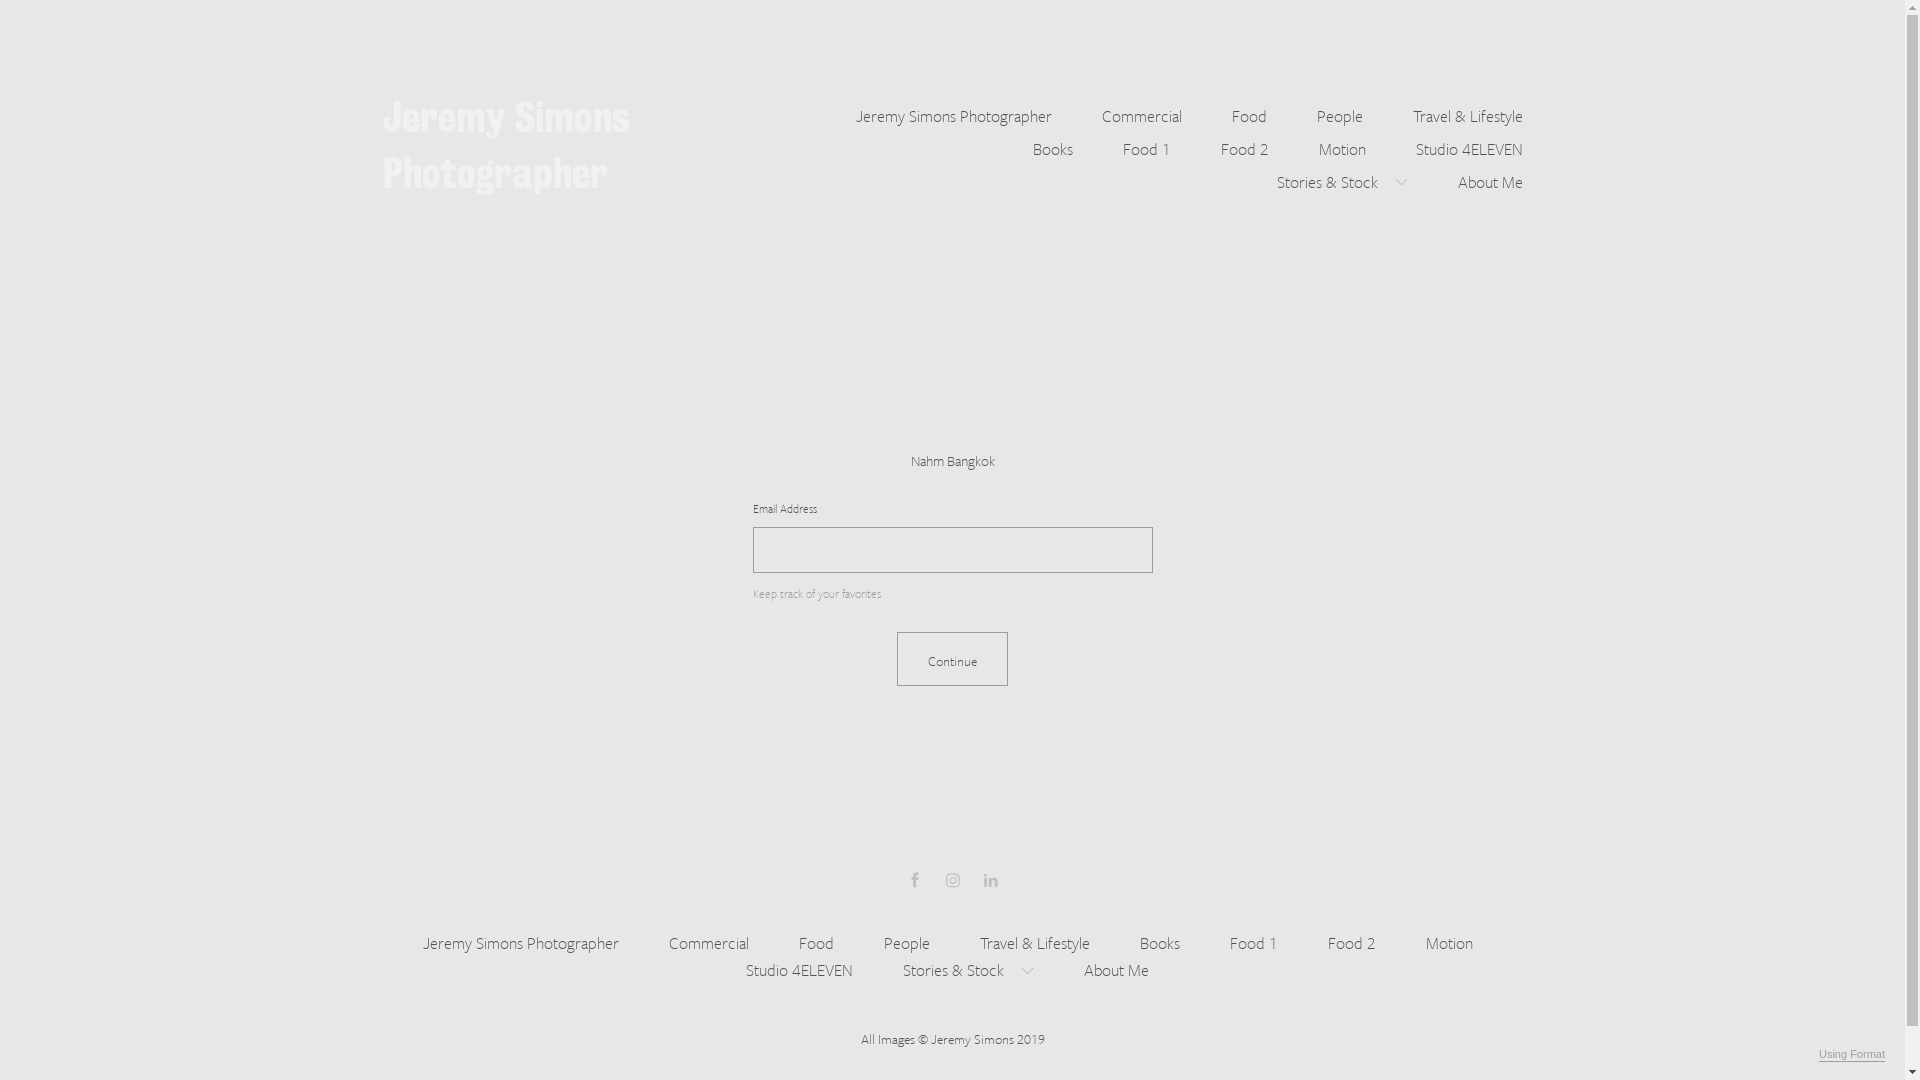 The width and height of the screenshot is (1920, 1080). I want to click on 'About Me', so click(1490, 178).